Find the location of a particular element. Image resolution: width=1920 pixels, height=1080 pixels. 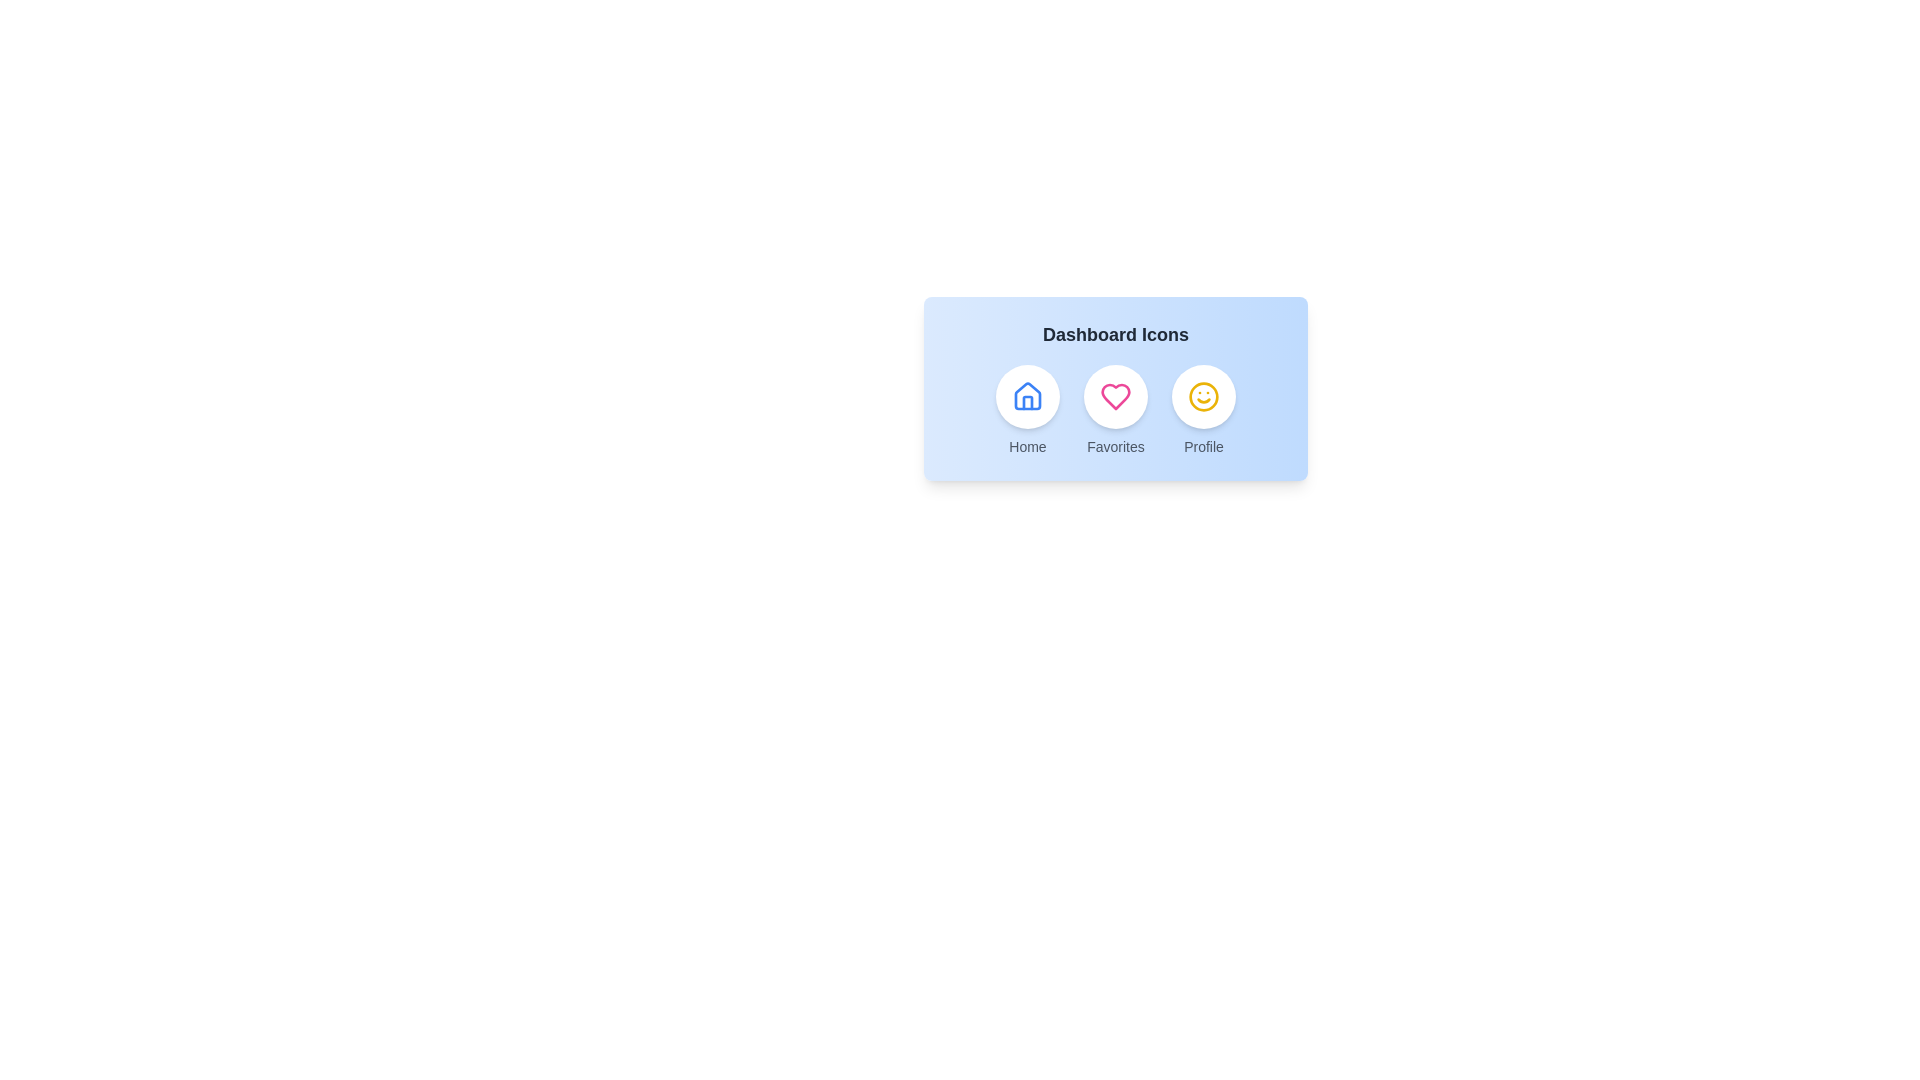

the Text Label located in the Dashboard section, which serves as a descriptor for the icon above it, specifically the third label below the smiley-face icon is located at coordinates (1203, 446).